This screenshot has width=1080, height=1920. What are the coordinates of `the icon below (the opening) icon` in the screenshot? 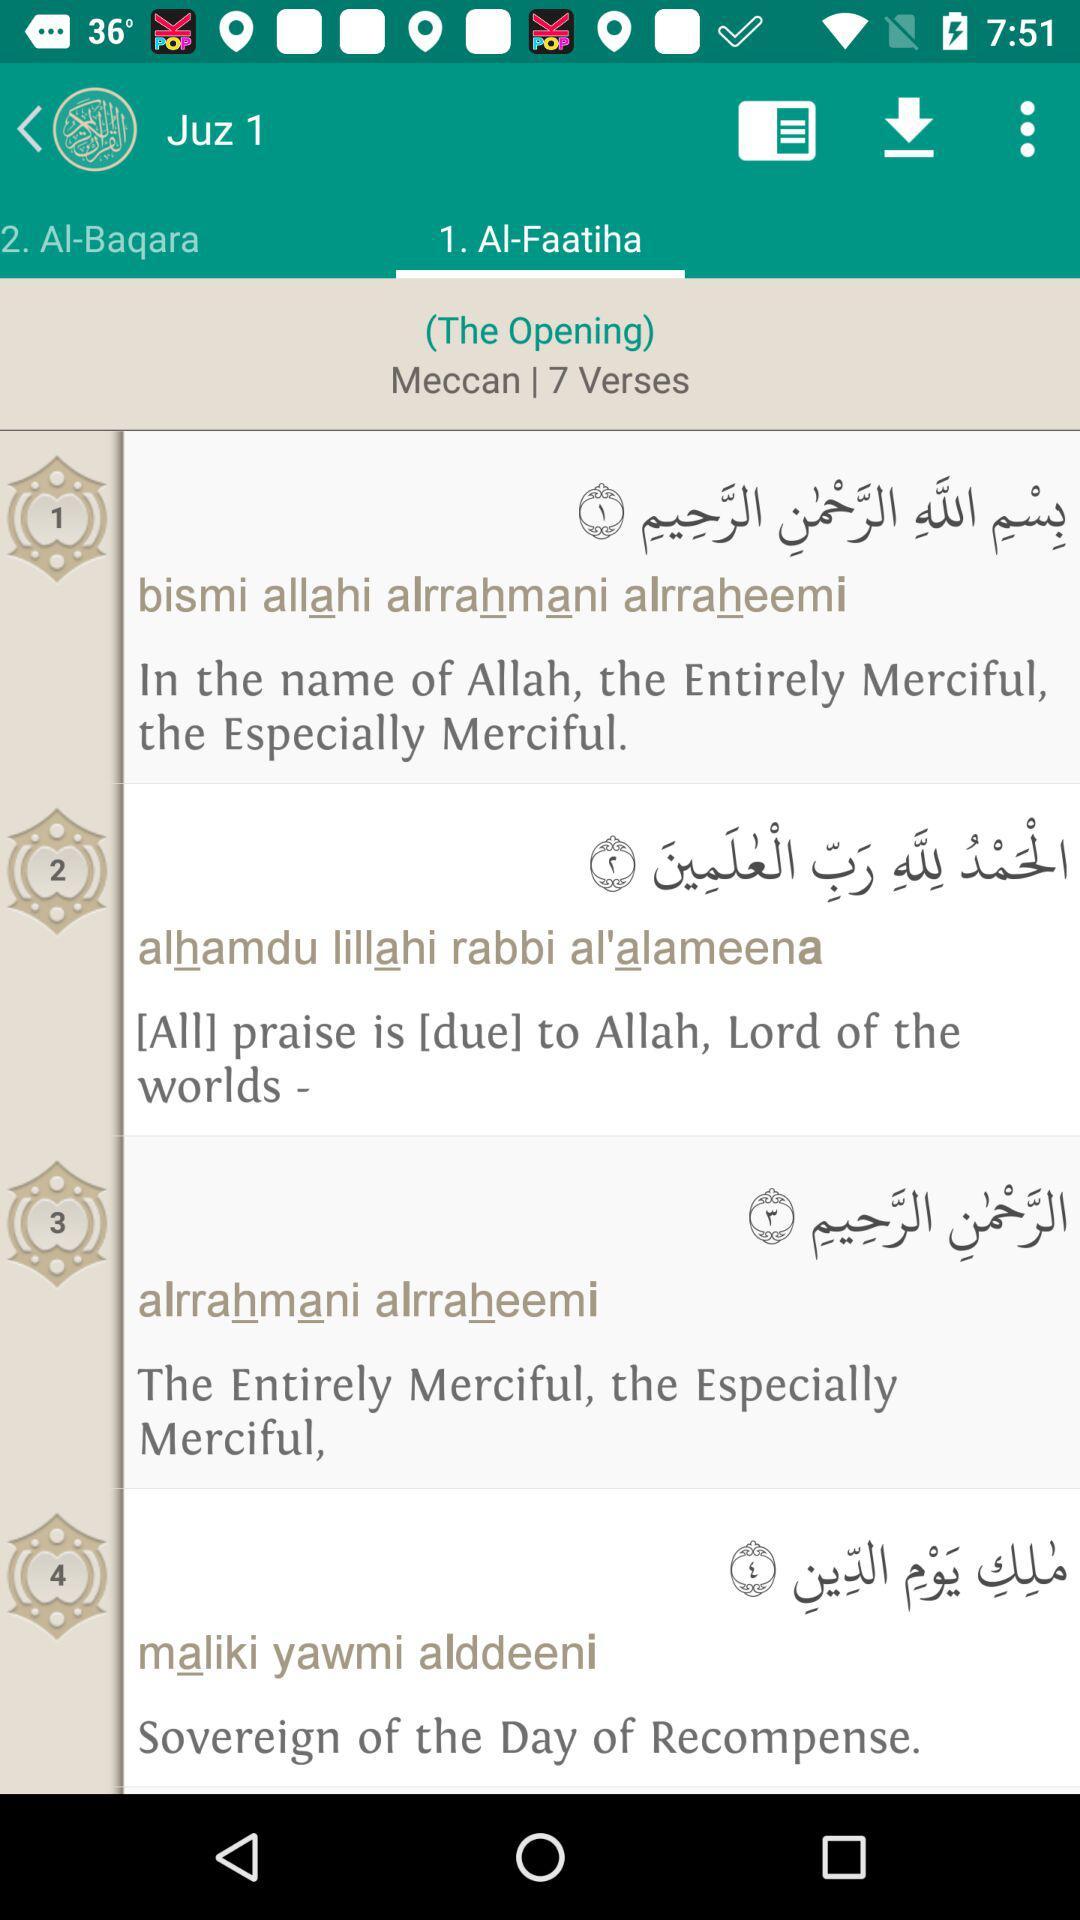 It's located at (540, 378).